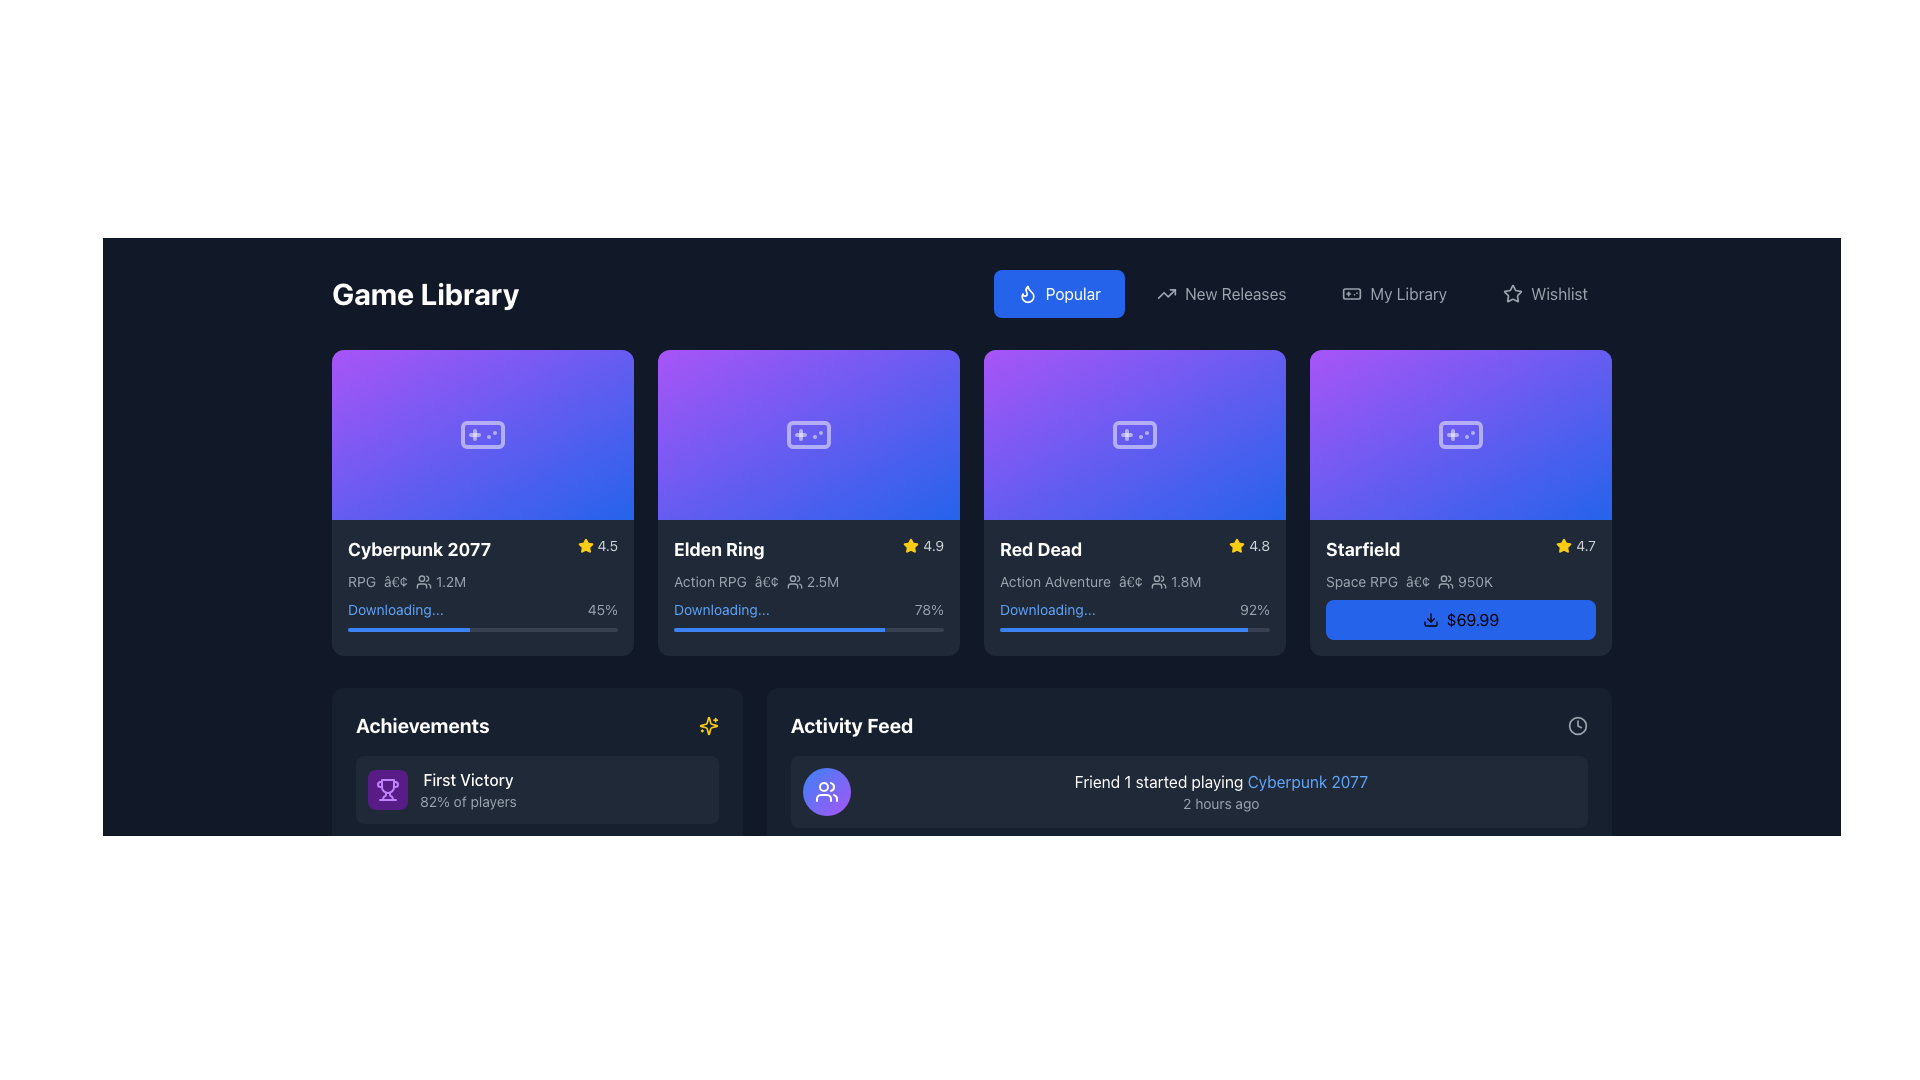 Image resolution: width=1920 pixels, height=1080 pixels. I want to click on the price text element for the game 'Starfield', located at the bottom center of the card inside a blue button-like area, so click(1473, 618).